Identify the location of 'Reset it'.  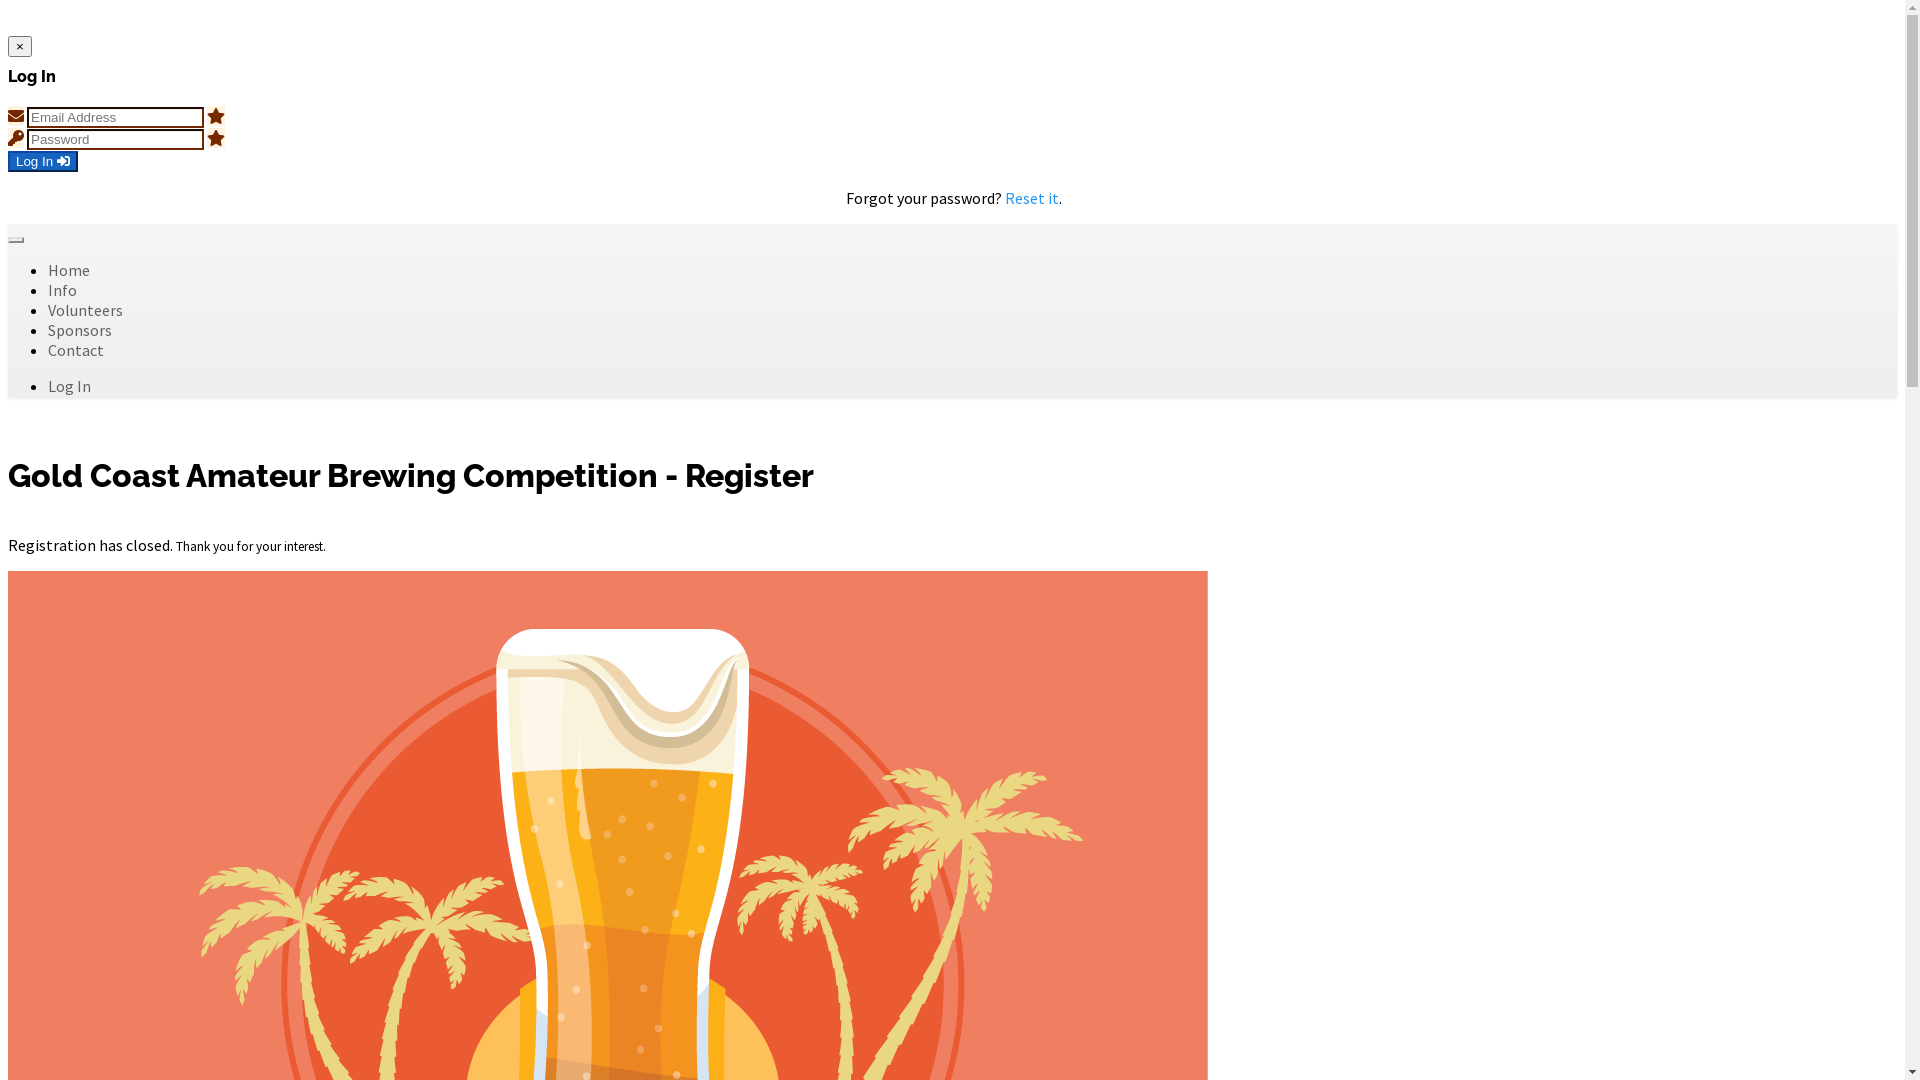
(1032, 197).